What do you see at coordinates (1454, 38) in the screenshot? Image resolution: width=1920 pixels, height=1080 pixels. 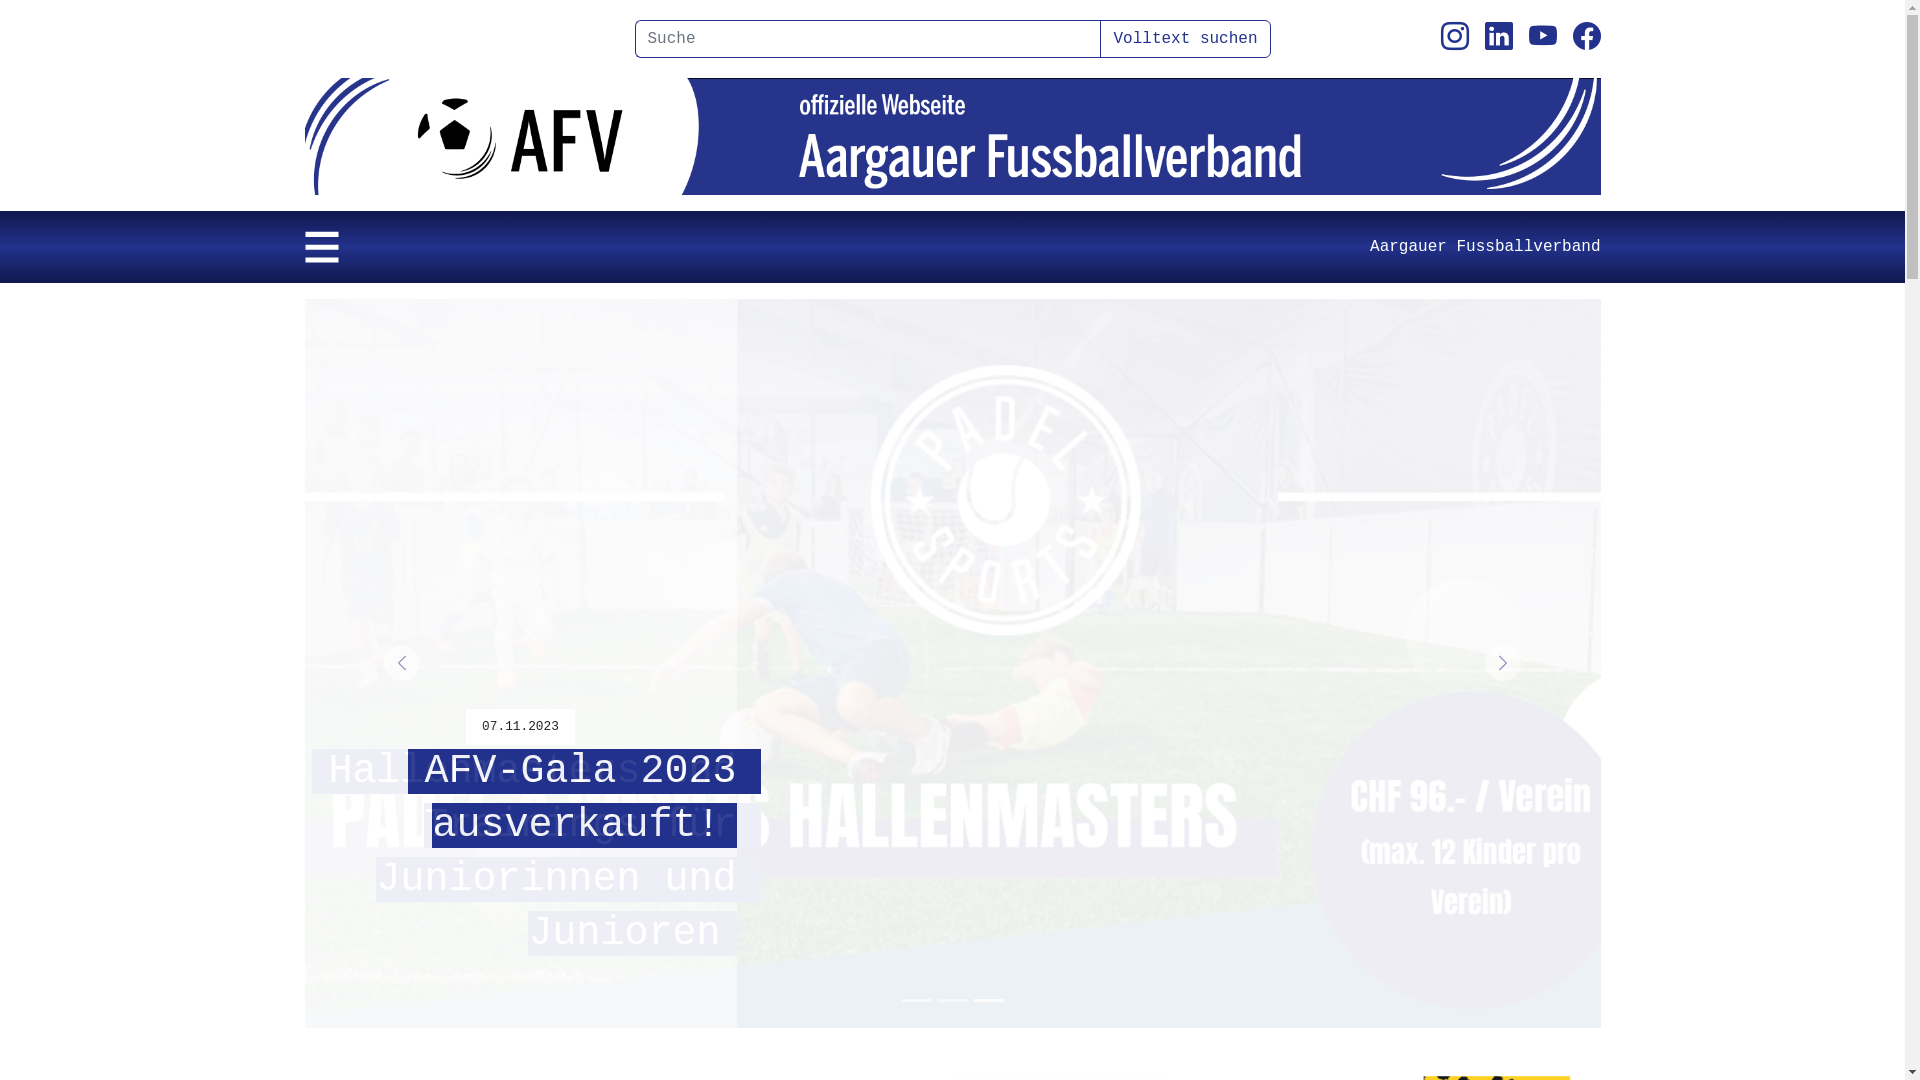 I see `'Instagram'` at bounding box center [1454, 38].